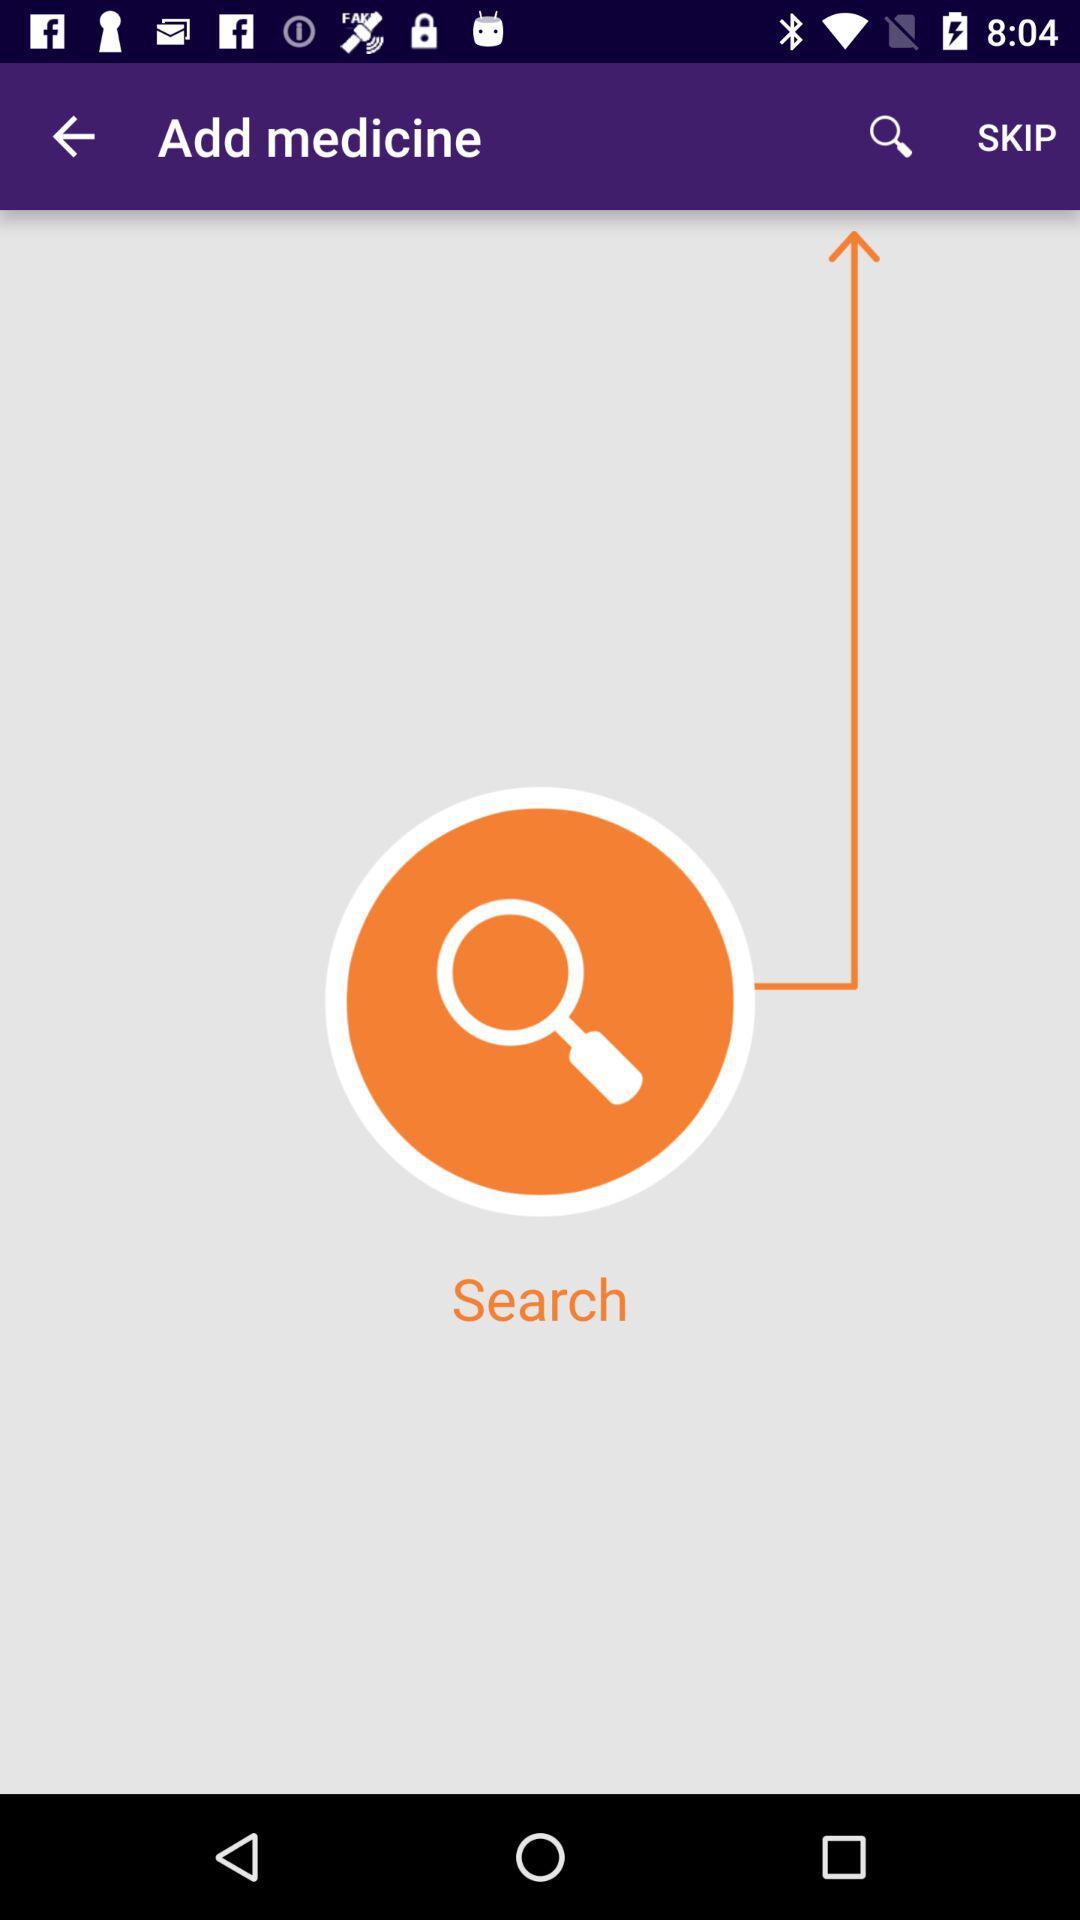  I want to click on skip item, so click(1017, 135).